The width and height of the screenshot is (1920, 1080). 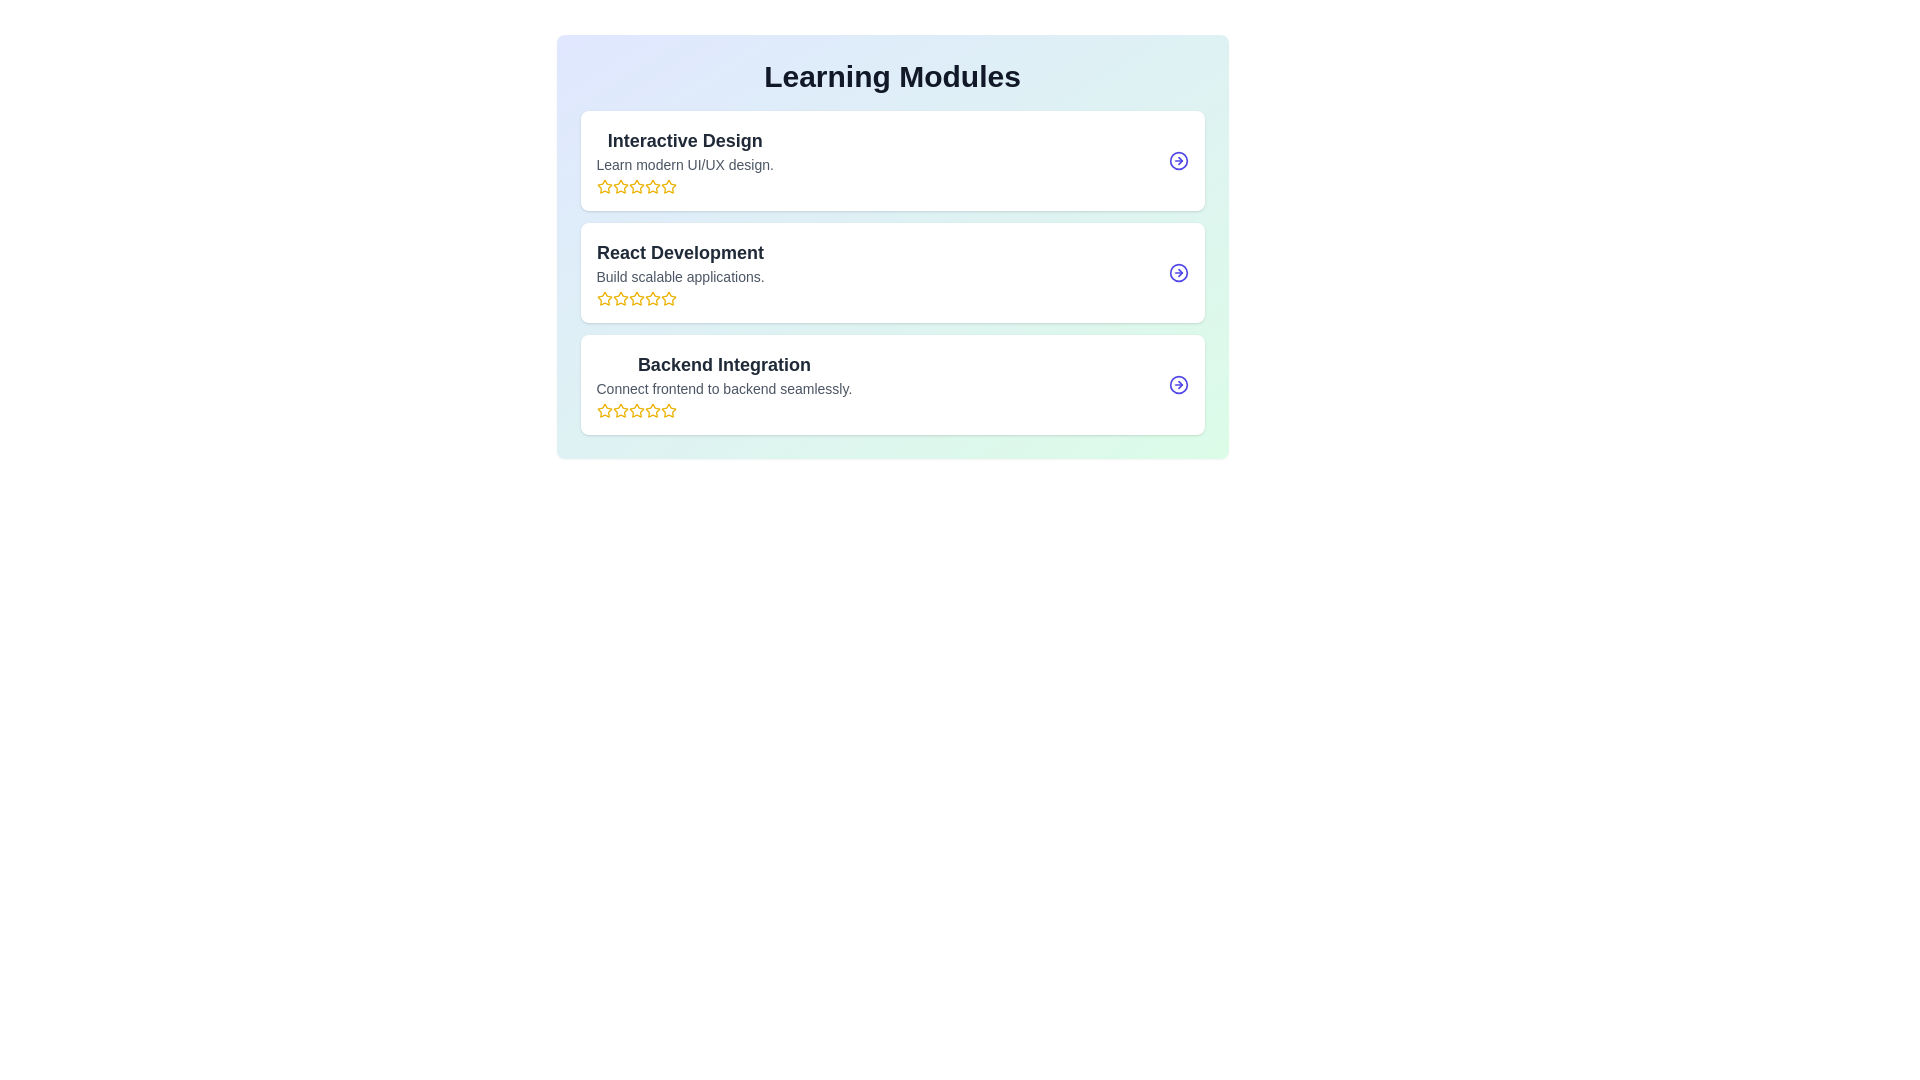 What do you see at coordinates (1178, 385) in the screenshot?
I see `the arrow button of the Backend Integration module to navigate to its detailed view` at bounding box center [1178, 385].